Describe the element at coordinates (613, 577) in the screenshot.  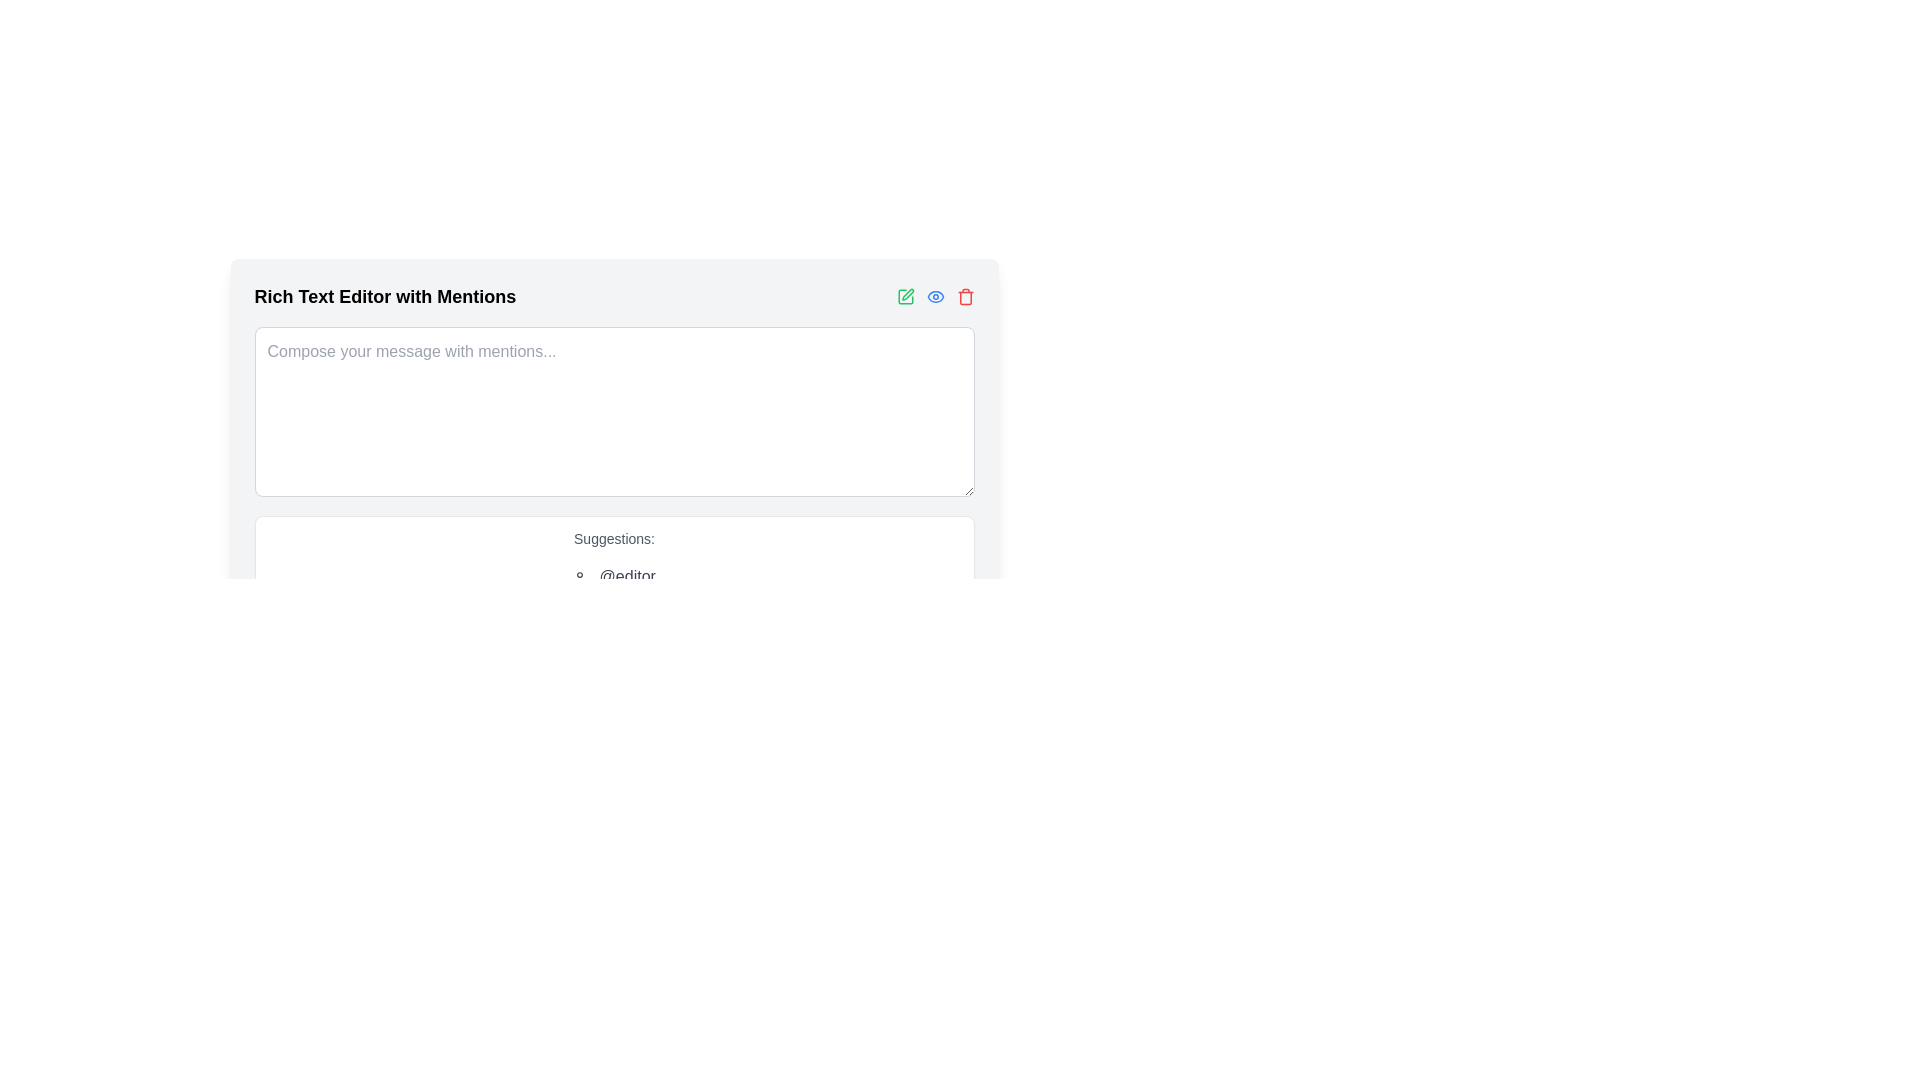
I see `the first list item suggesting '@editor'` at that location.